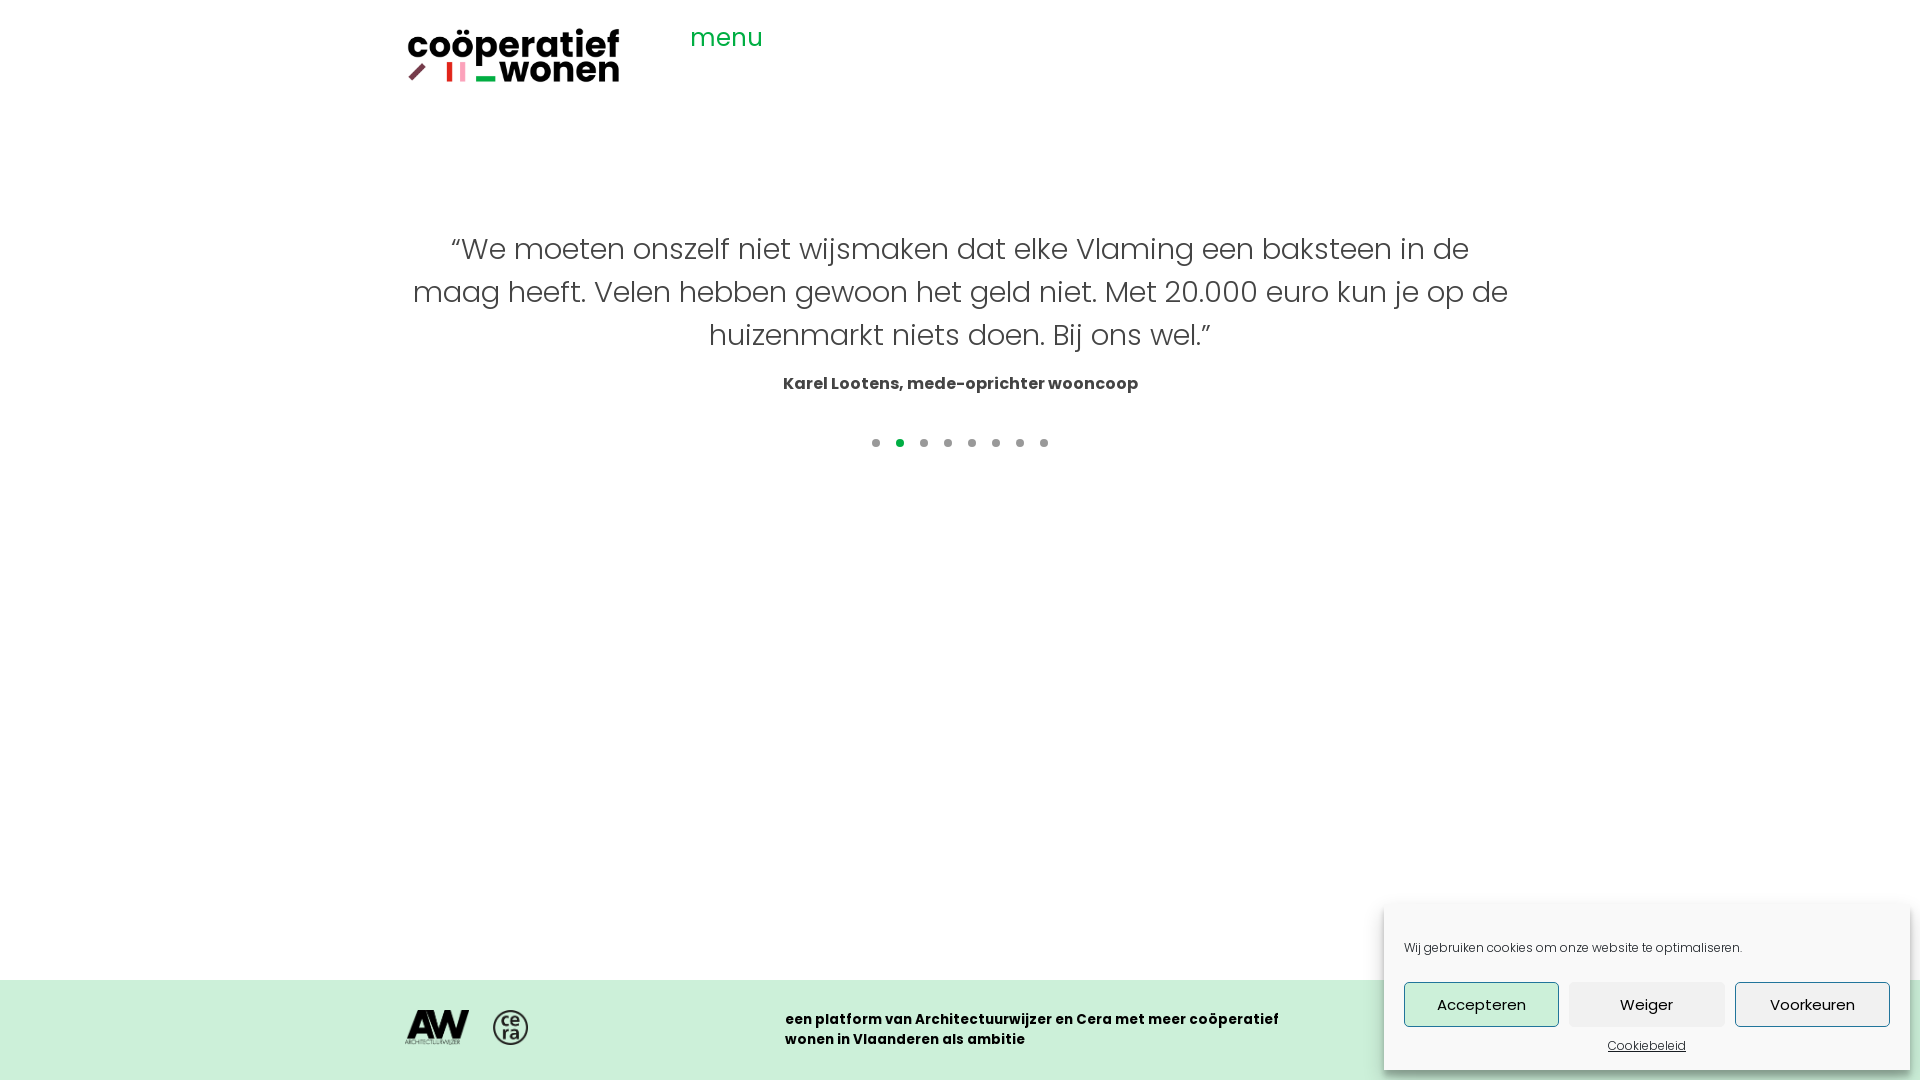 The image size is (1920, 1080). I want to click on 'Voorkeuren', so click(1812, 1004).